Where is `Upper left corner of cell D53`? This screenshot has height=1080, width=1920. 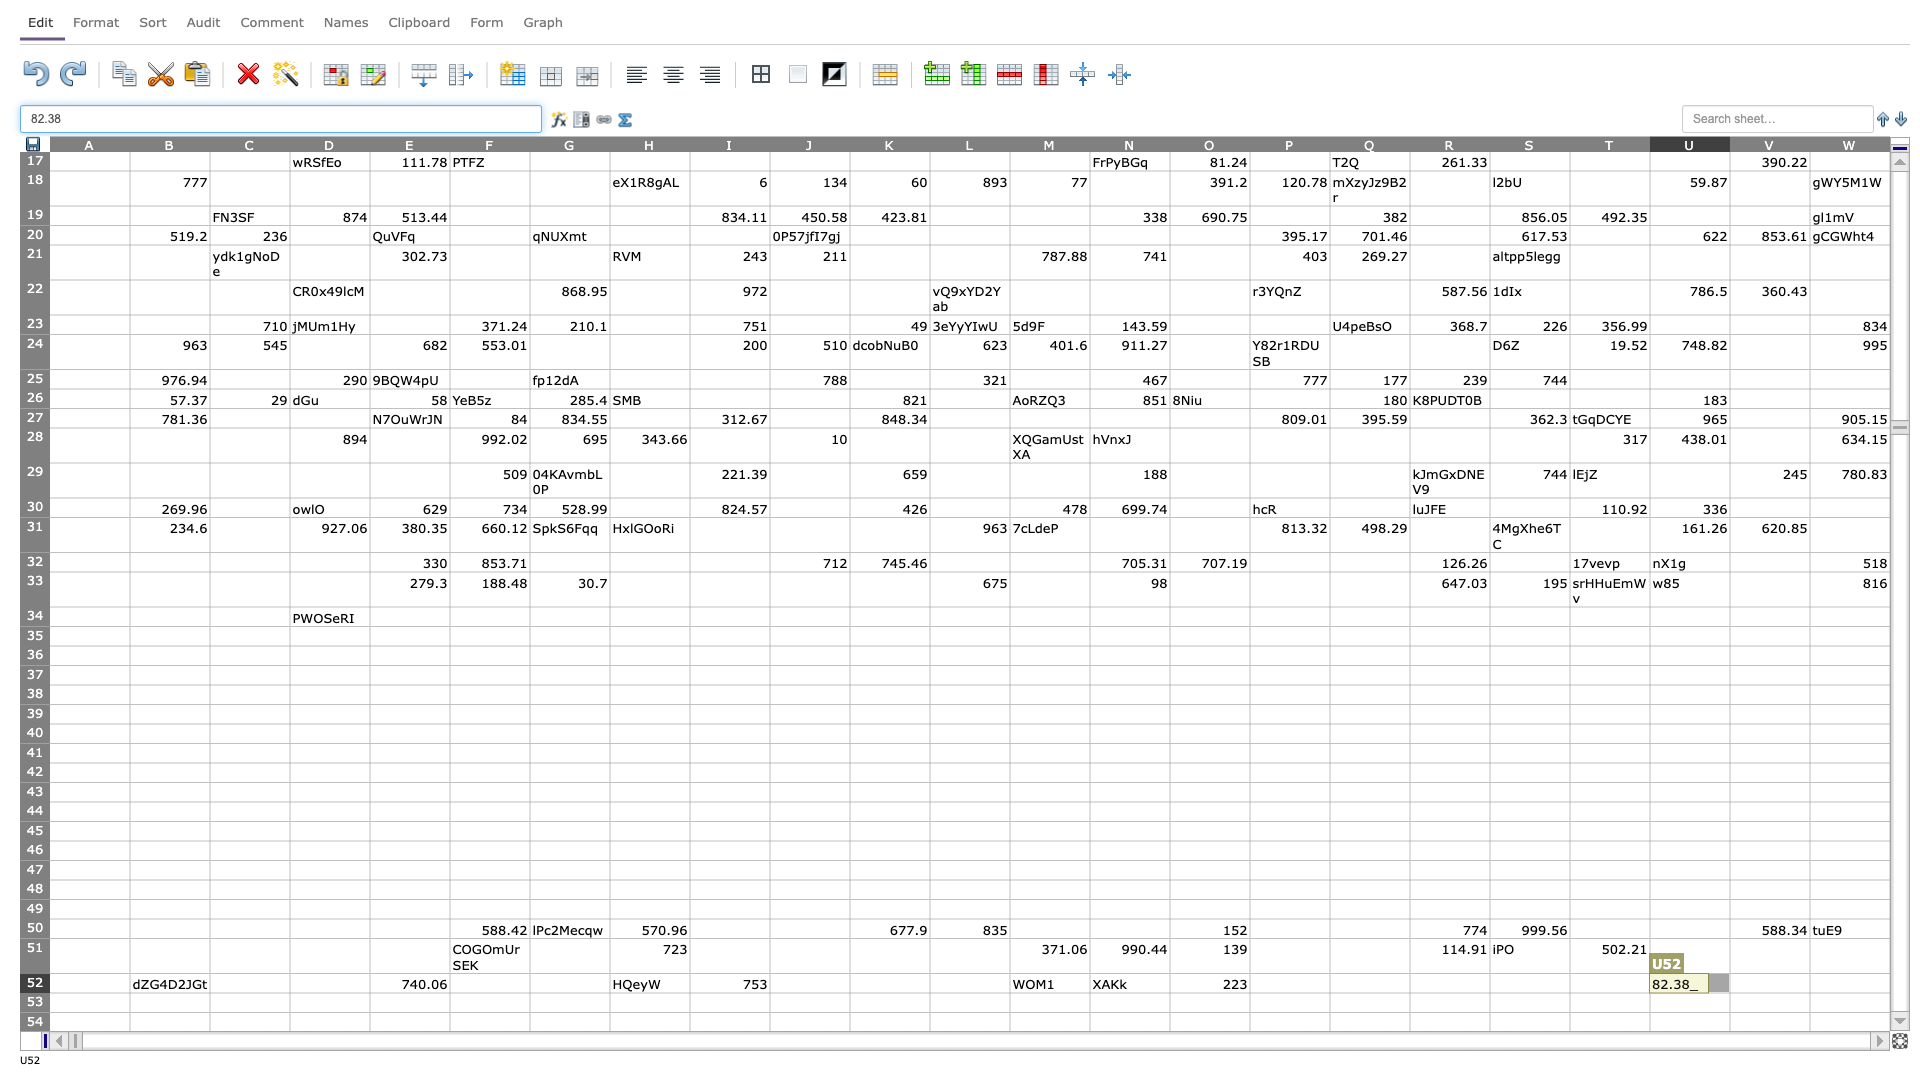 Upper left corner of cell D53 is located at coordinates (288, 992).